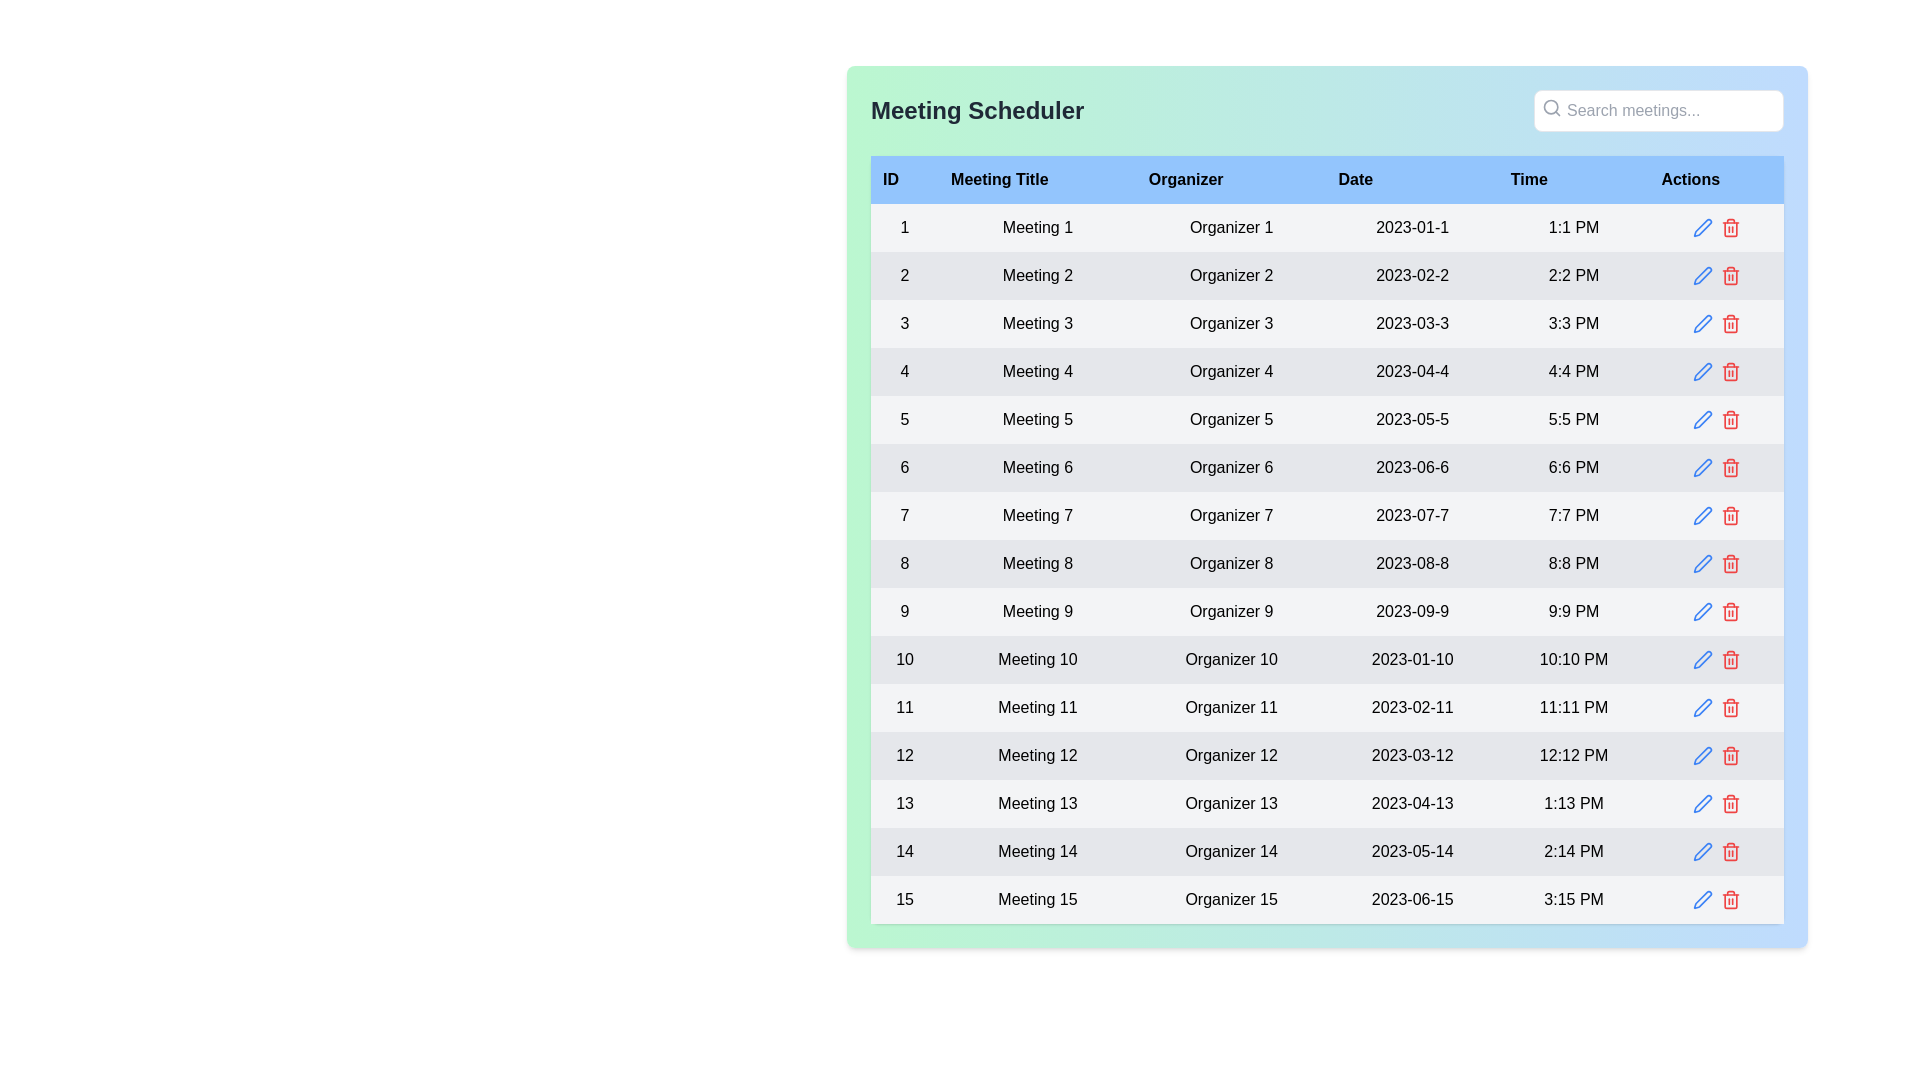  I want to click on the trash bin icon in the interactive icon group located in the last column of the row for 'Meeting 14' to initiate deletion, so click(1715, 852).